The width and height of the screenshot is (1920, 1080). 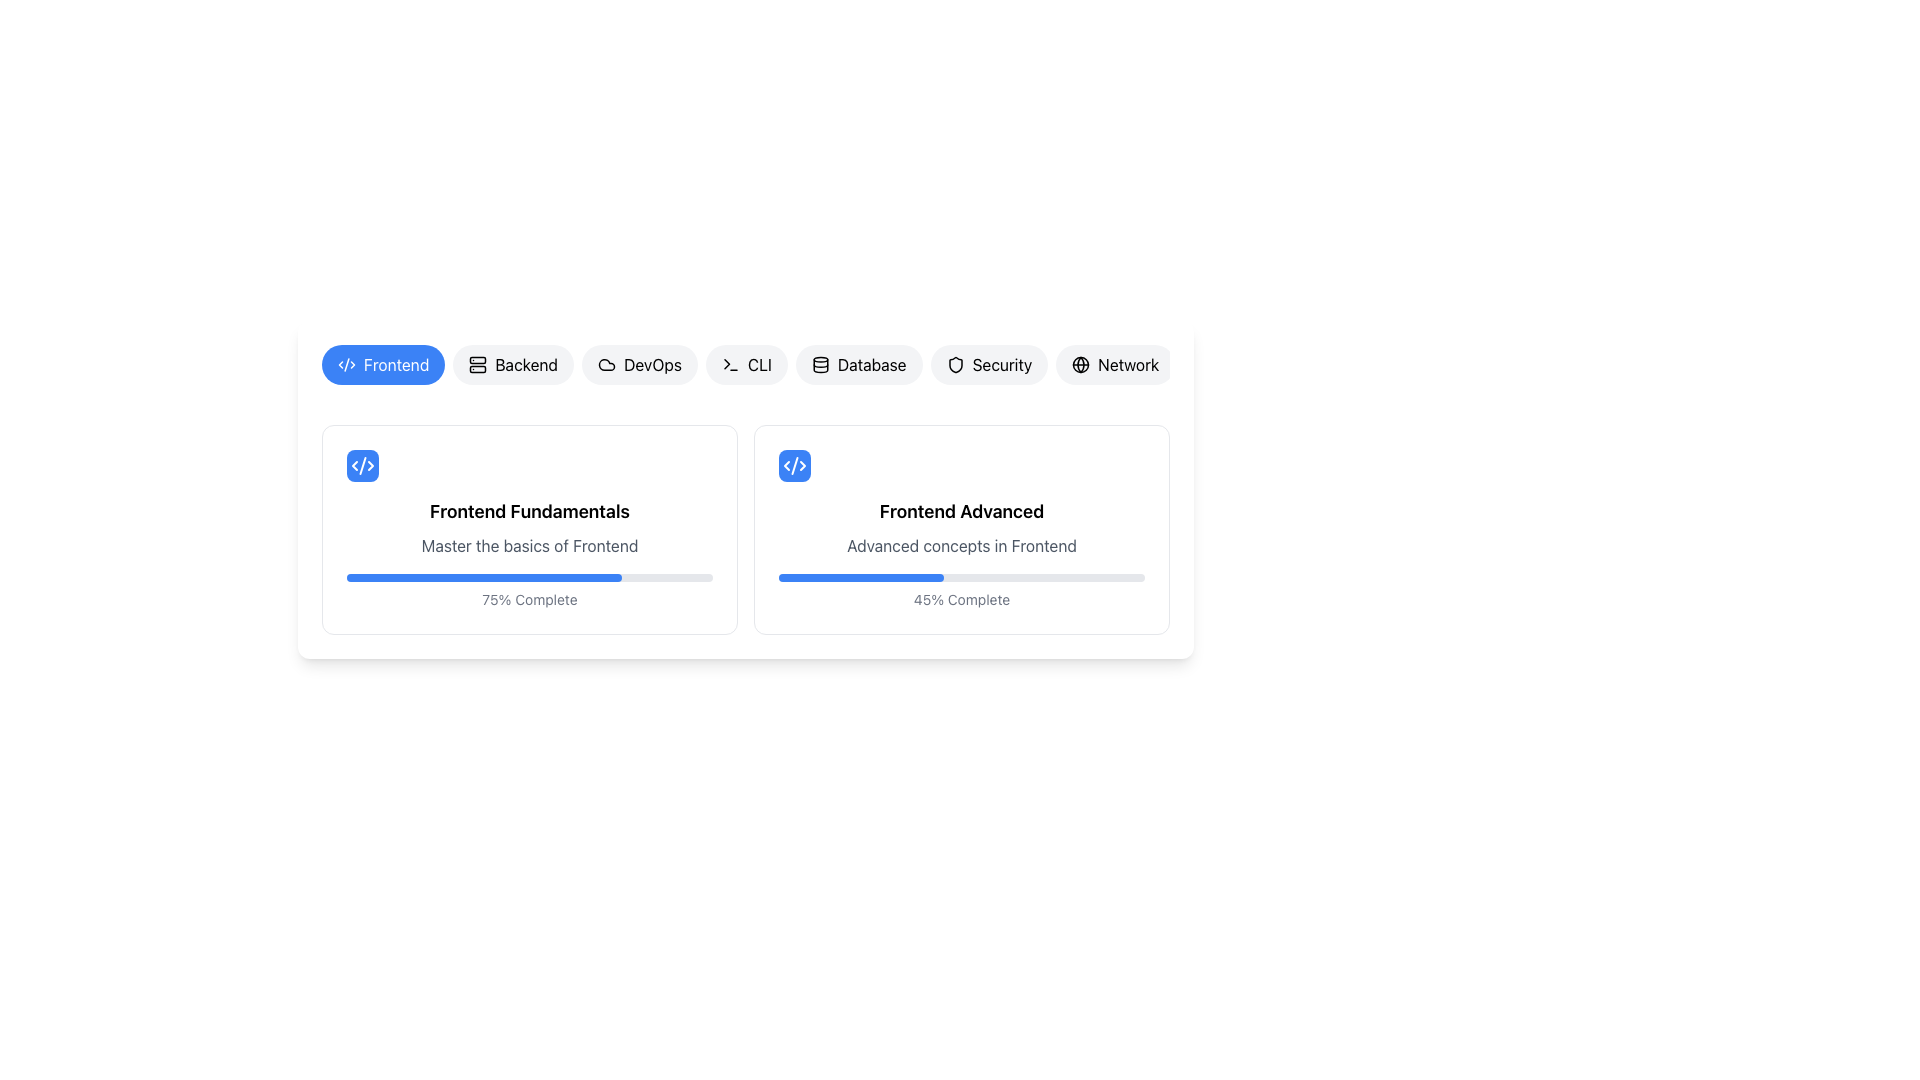 I want to click on the second horizontal rectangle within the server icon to understand its representation, so click(x=477, y=369).